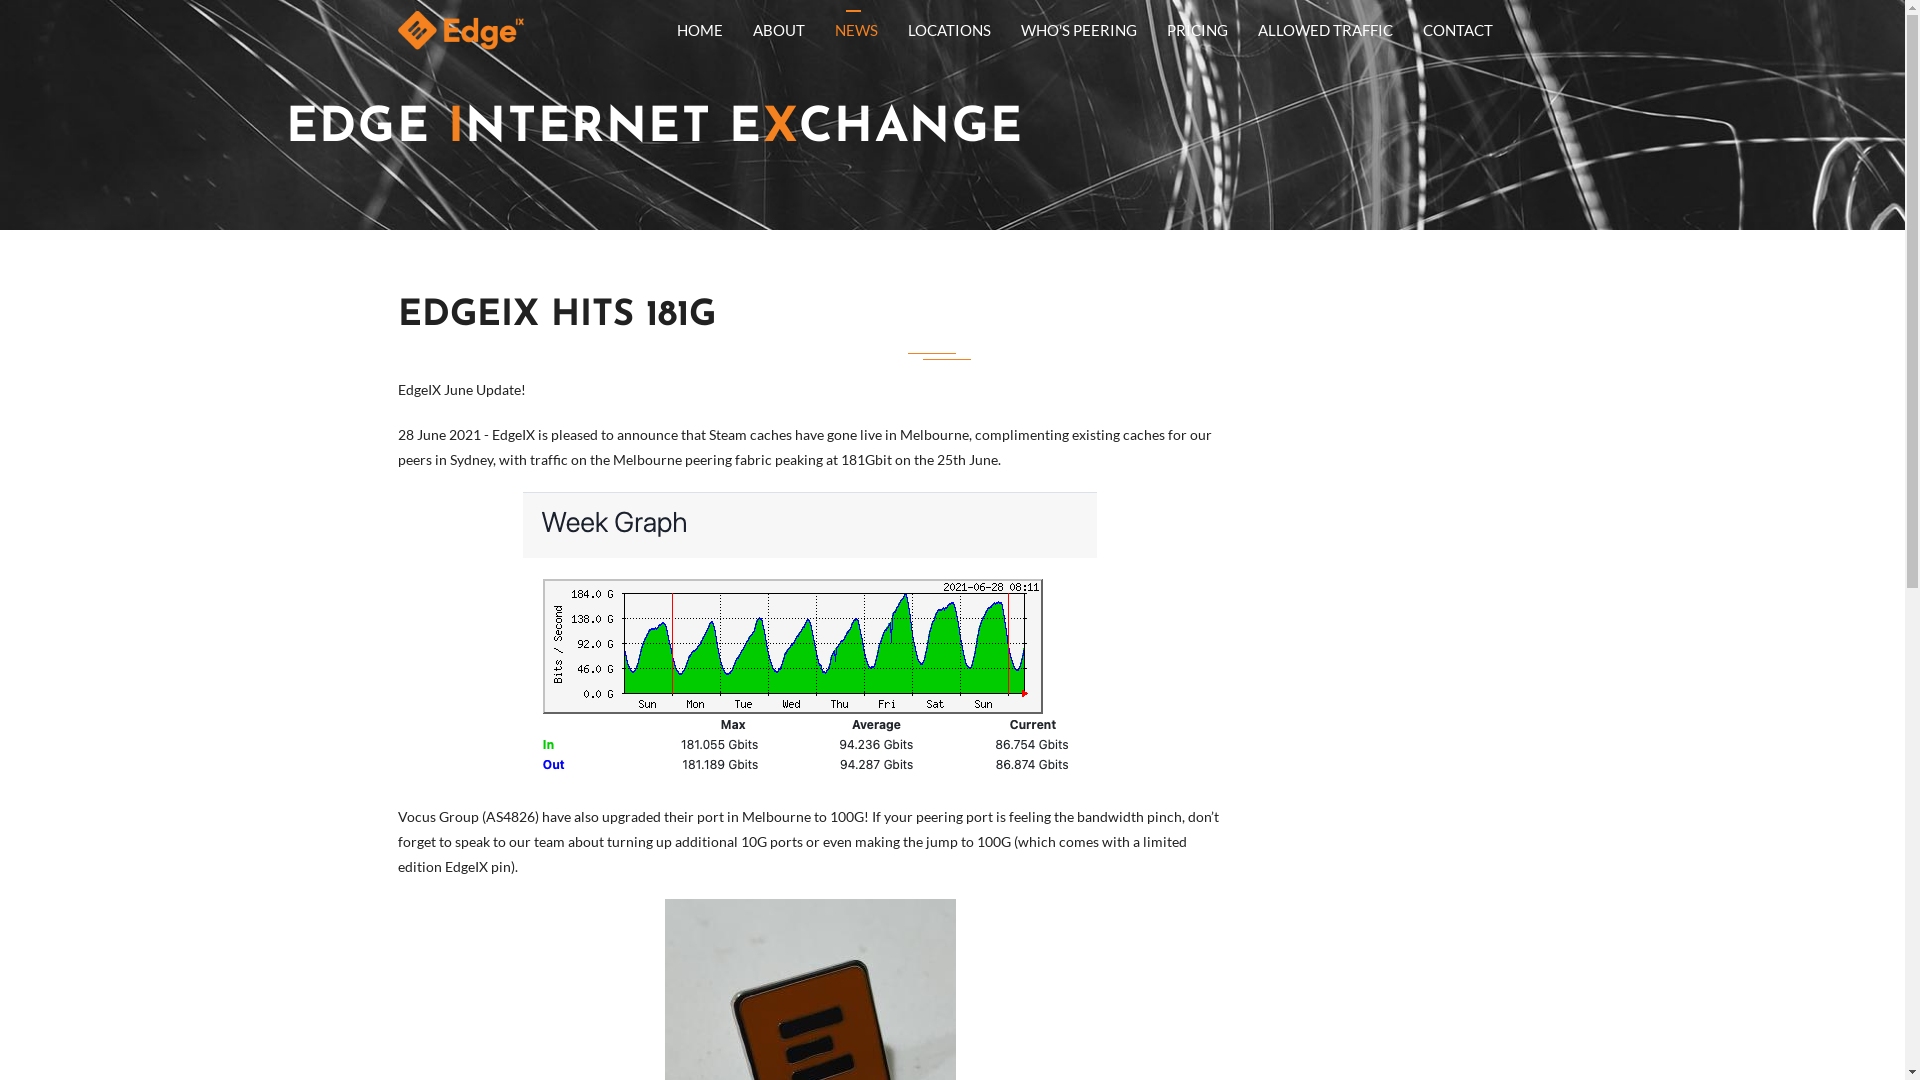 Image resolution: width=1920 pixels, height=1080 pixels. What do you see at coordinates (1324, 30) in the screenshot?
I see `'ALLOWED TRAFFIC'` at bounding box center [1324, 30].